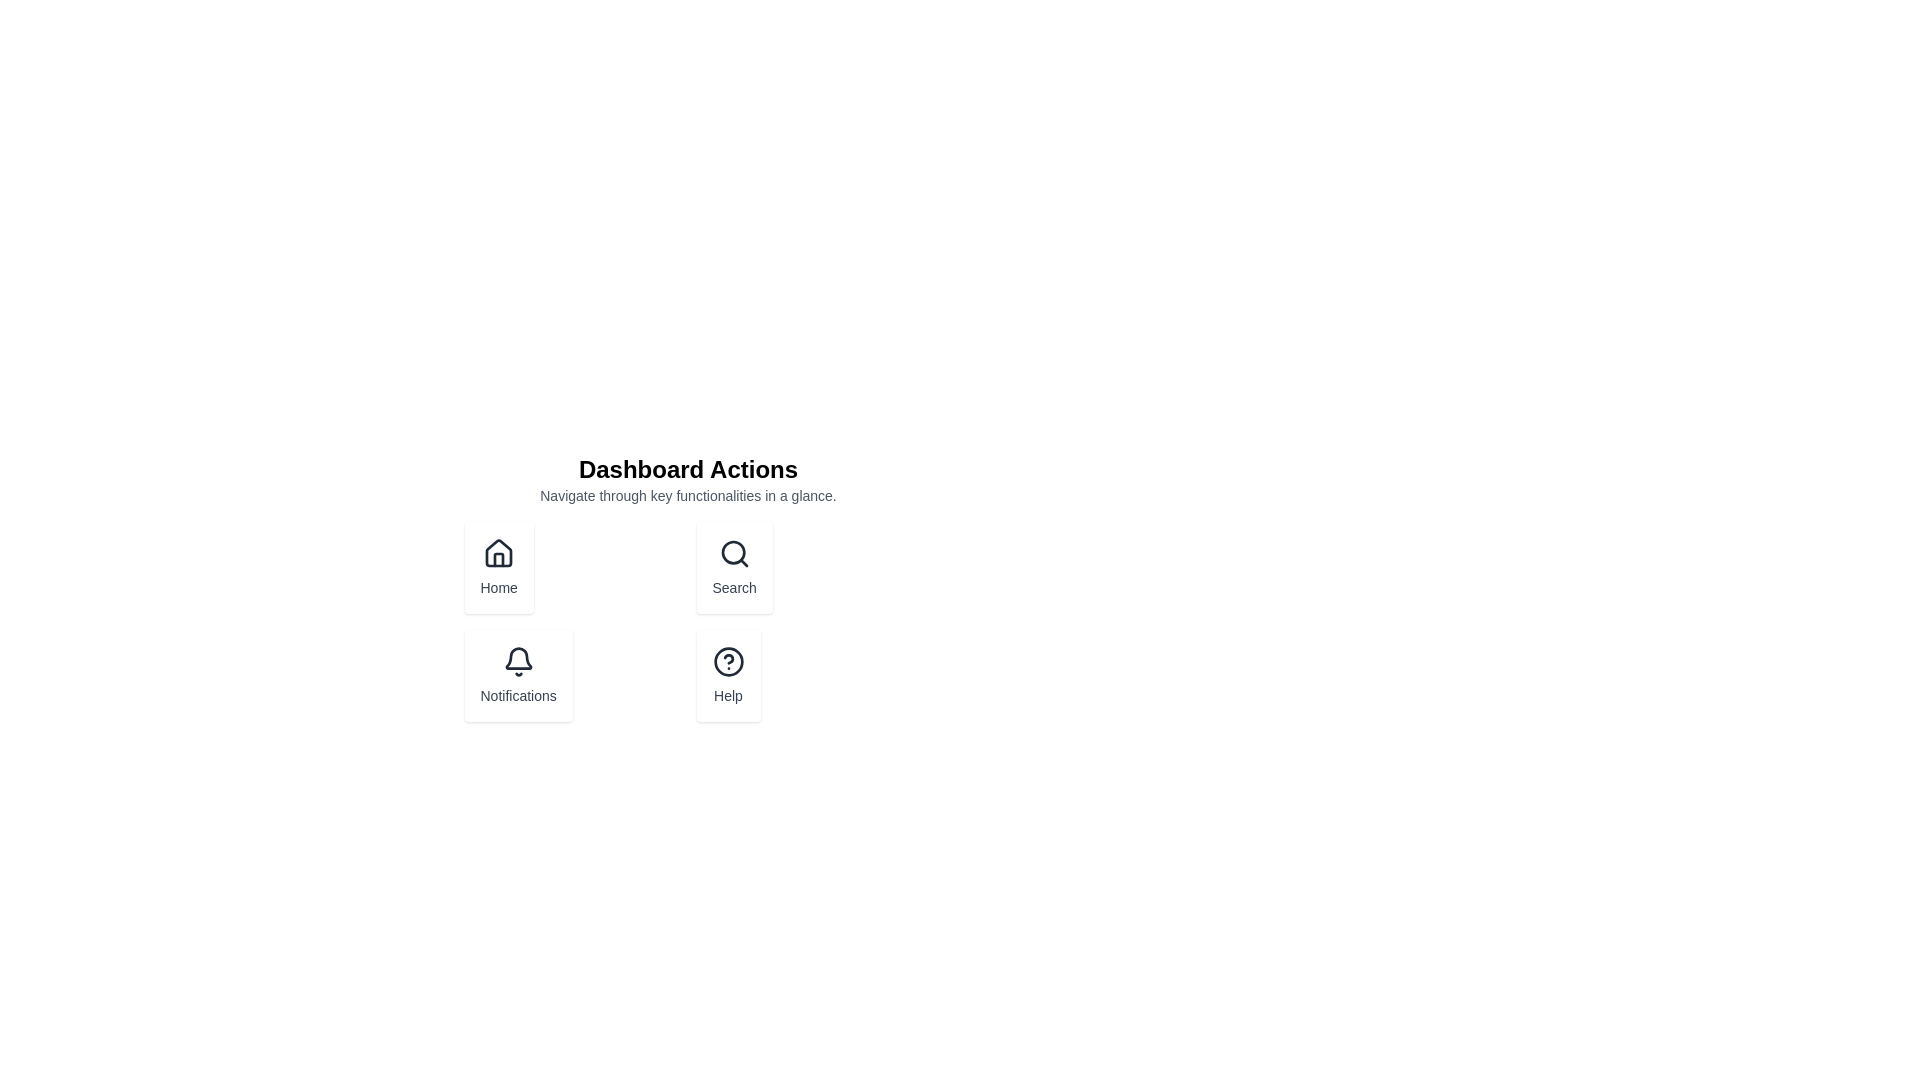 Image resolution: width=1920 pixels, height=1080 pixels. I want to click on the house icon in the 'Dashboard Actions' section, so click(499, 554).